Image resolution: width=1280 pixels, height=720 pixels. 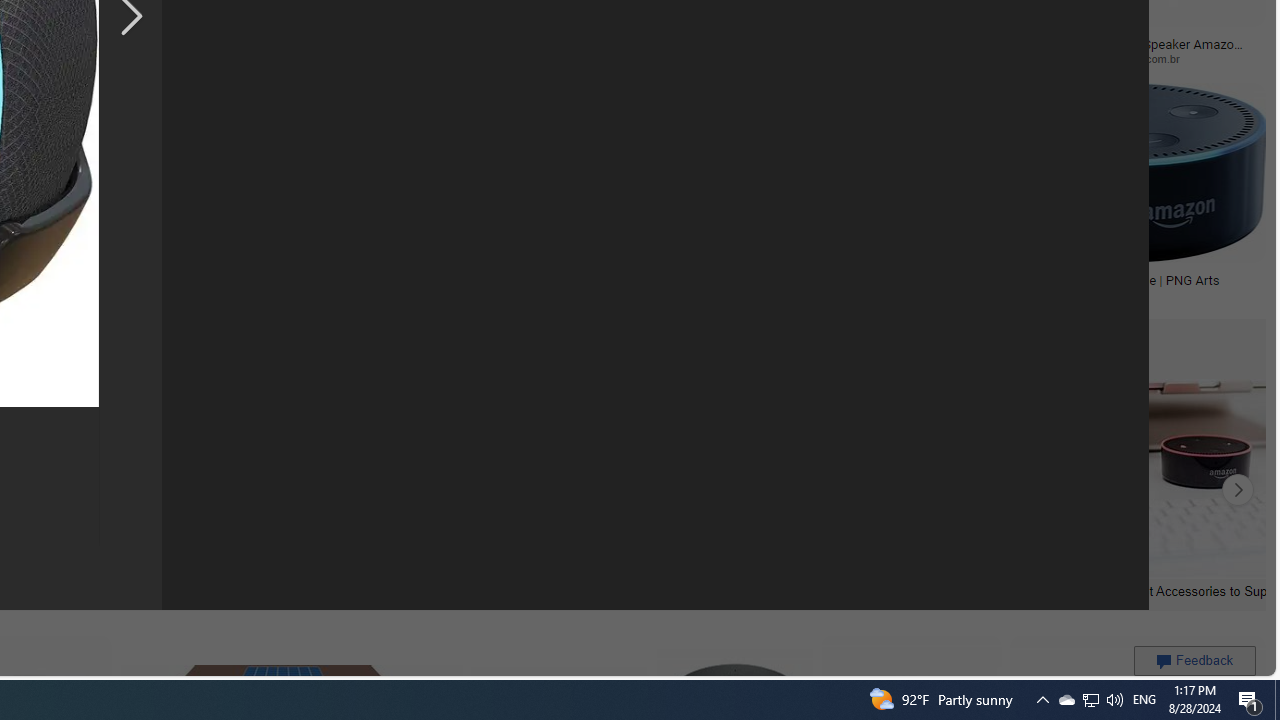 I want to click on 'Amazonecho Dot With Alexa (Gen 4)pnghq.comSave', so click(x=840, y=196).